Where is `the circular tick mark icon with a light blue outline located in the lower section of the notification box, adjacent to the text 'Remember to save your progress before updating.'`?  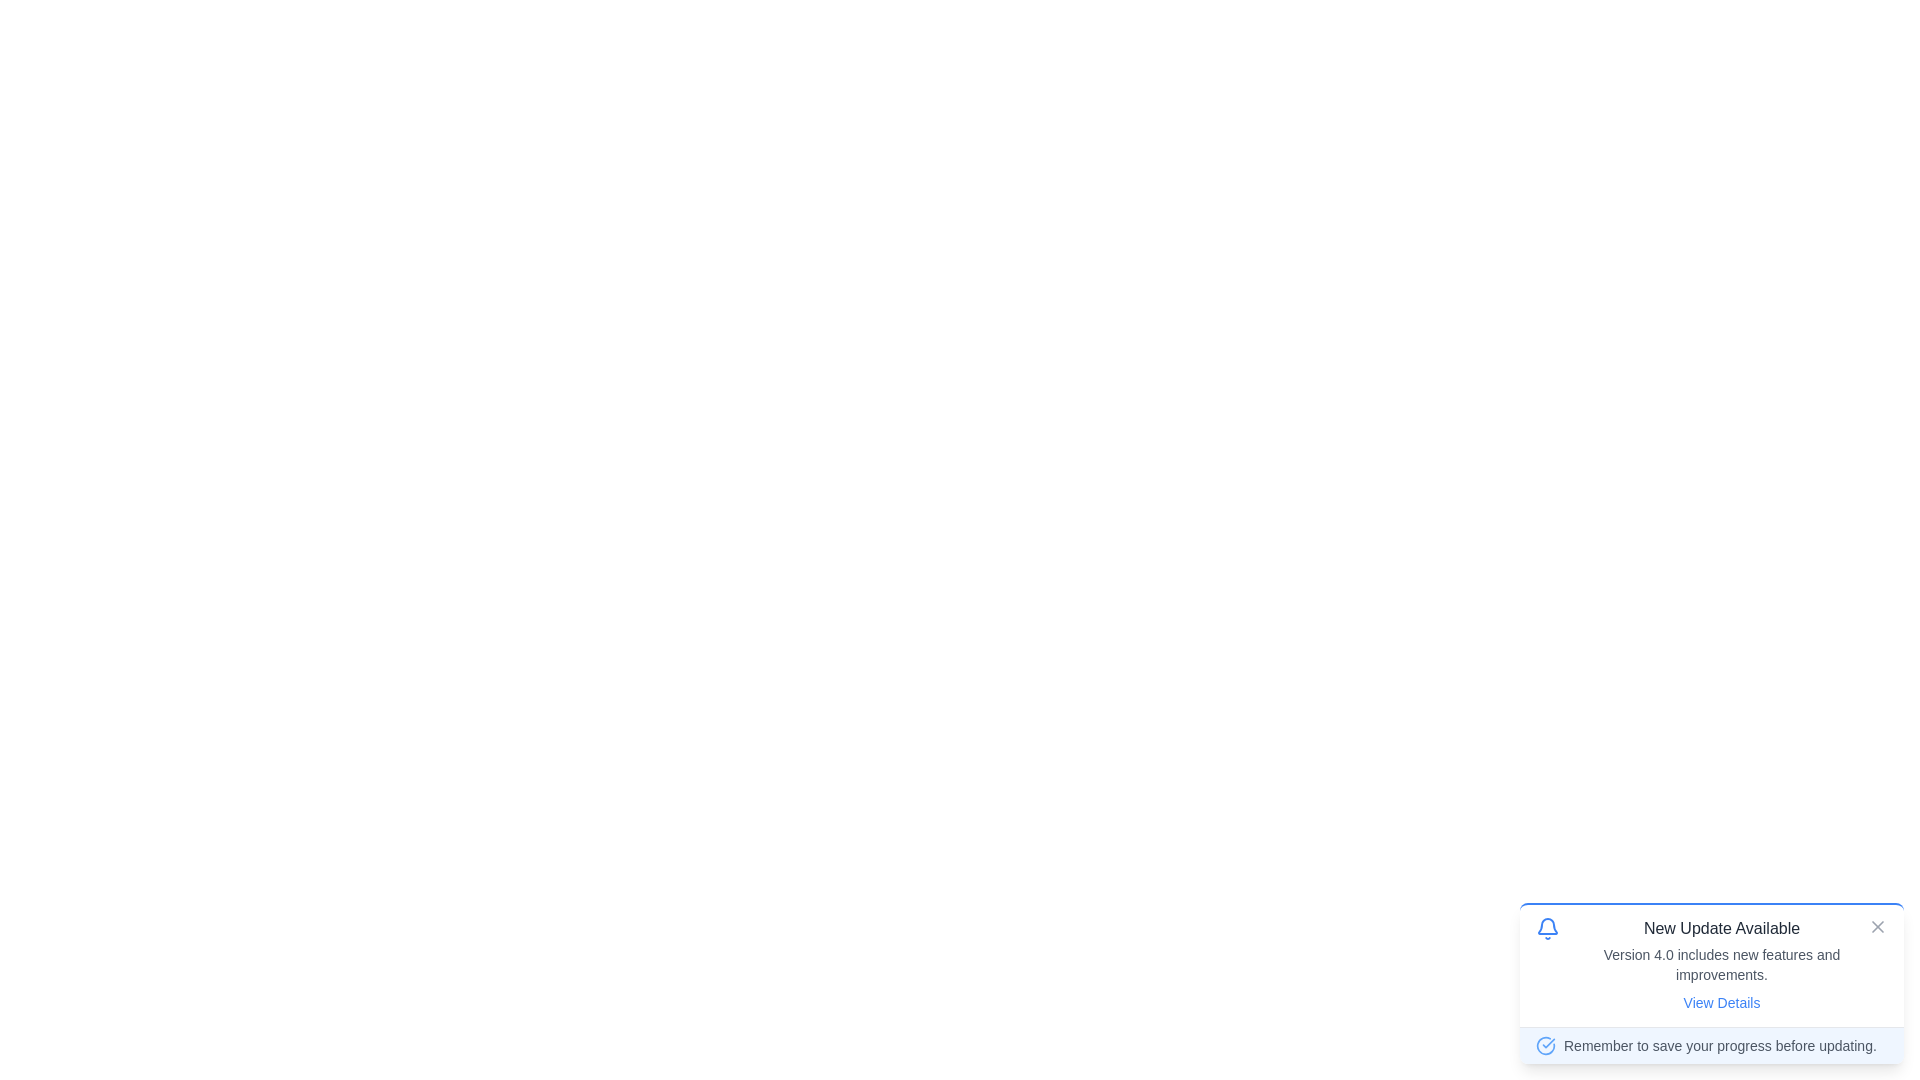 the circular tick mark icon with a light blue outline located in the lower section of the notification box, adjacent to the text 'Remember to save your progress before updating.' is located at coordinates (1544, 1044).